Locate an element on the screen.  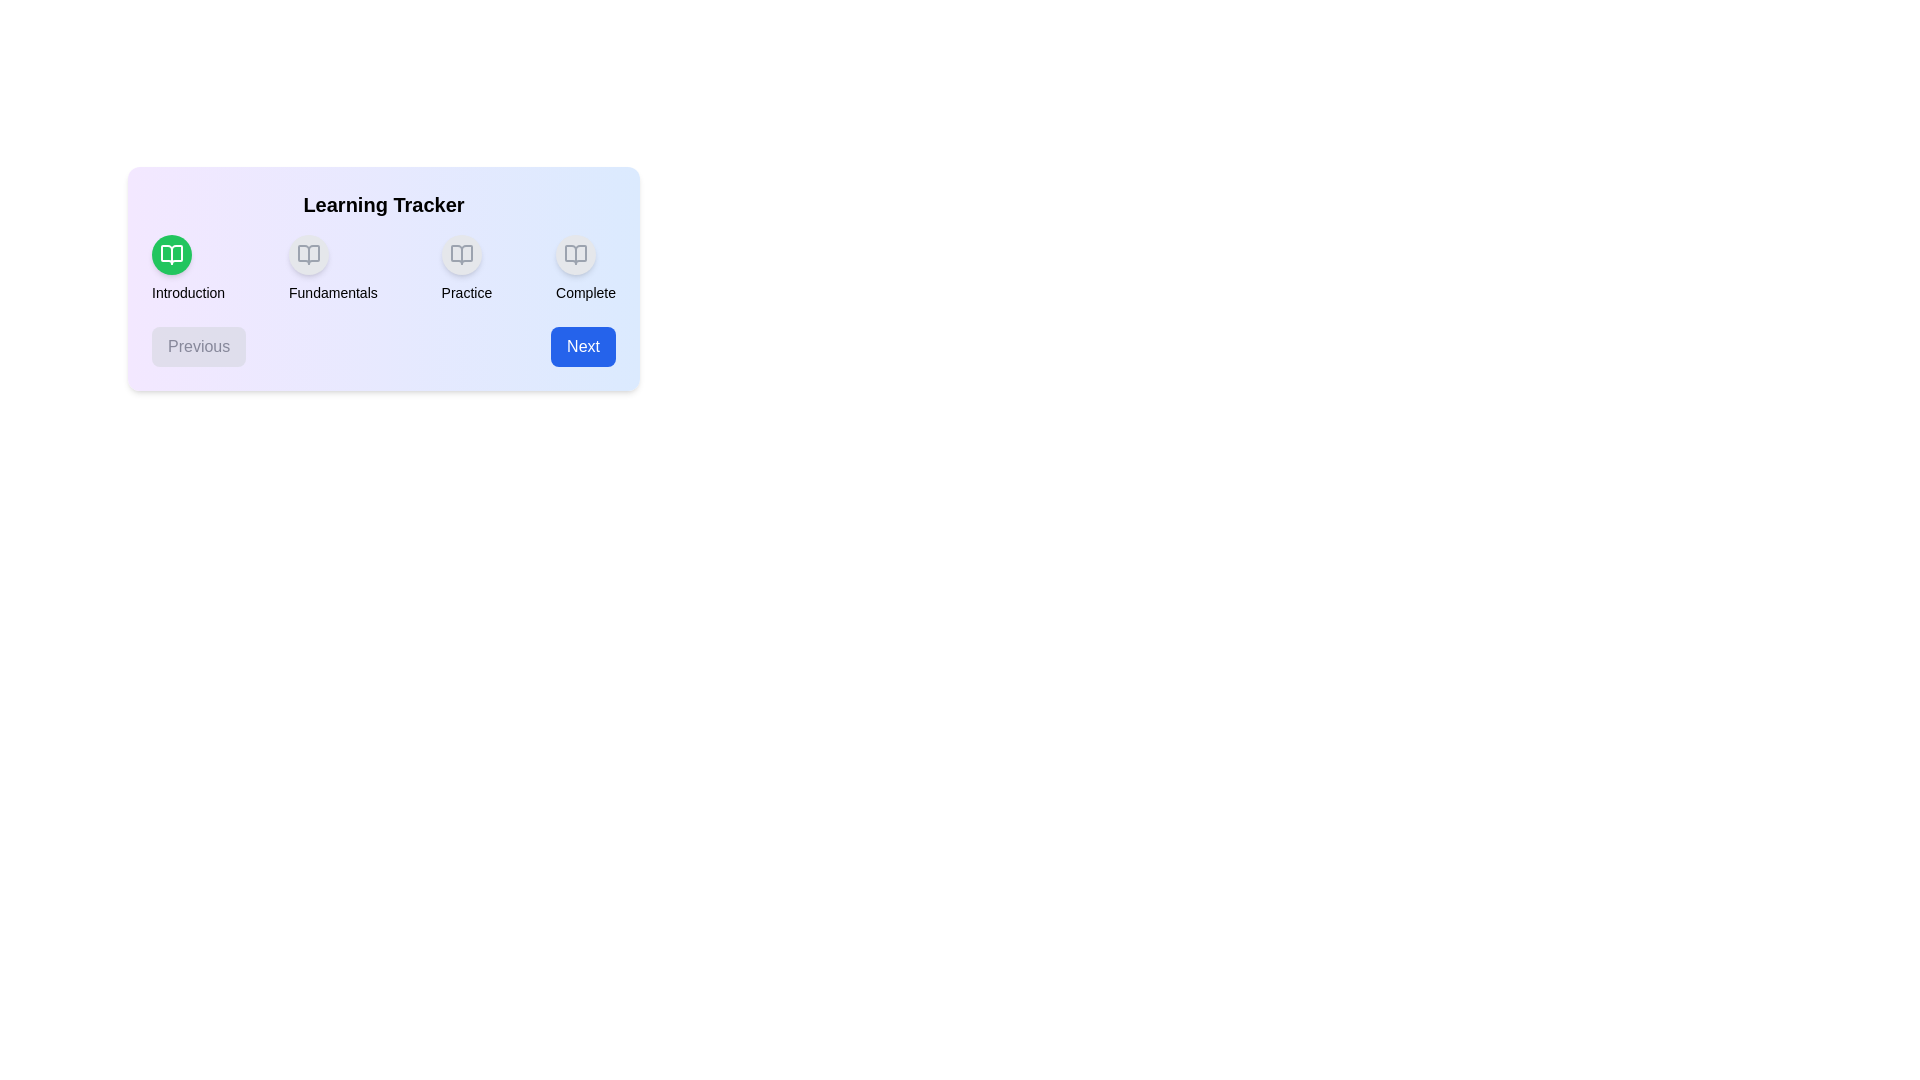
the 'Introduction' section indicator icon, which is visually represented by a green circular background in the Learning Tracker interface, located in the top-left region is located at coordinates (172, 253).